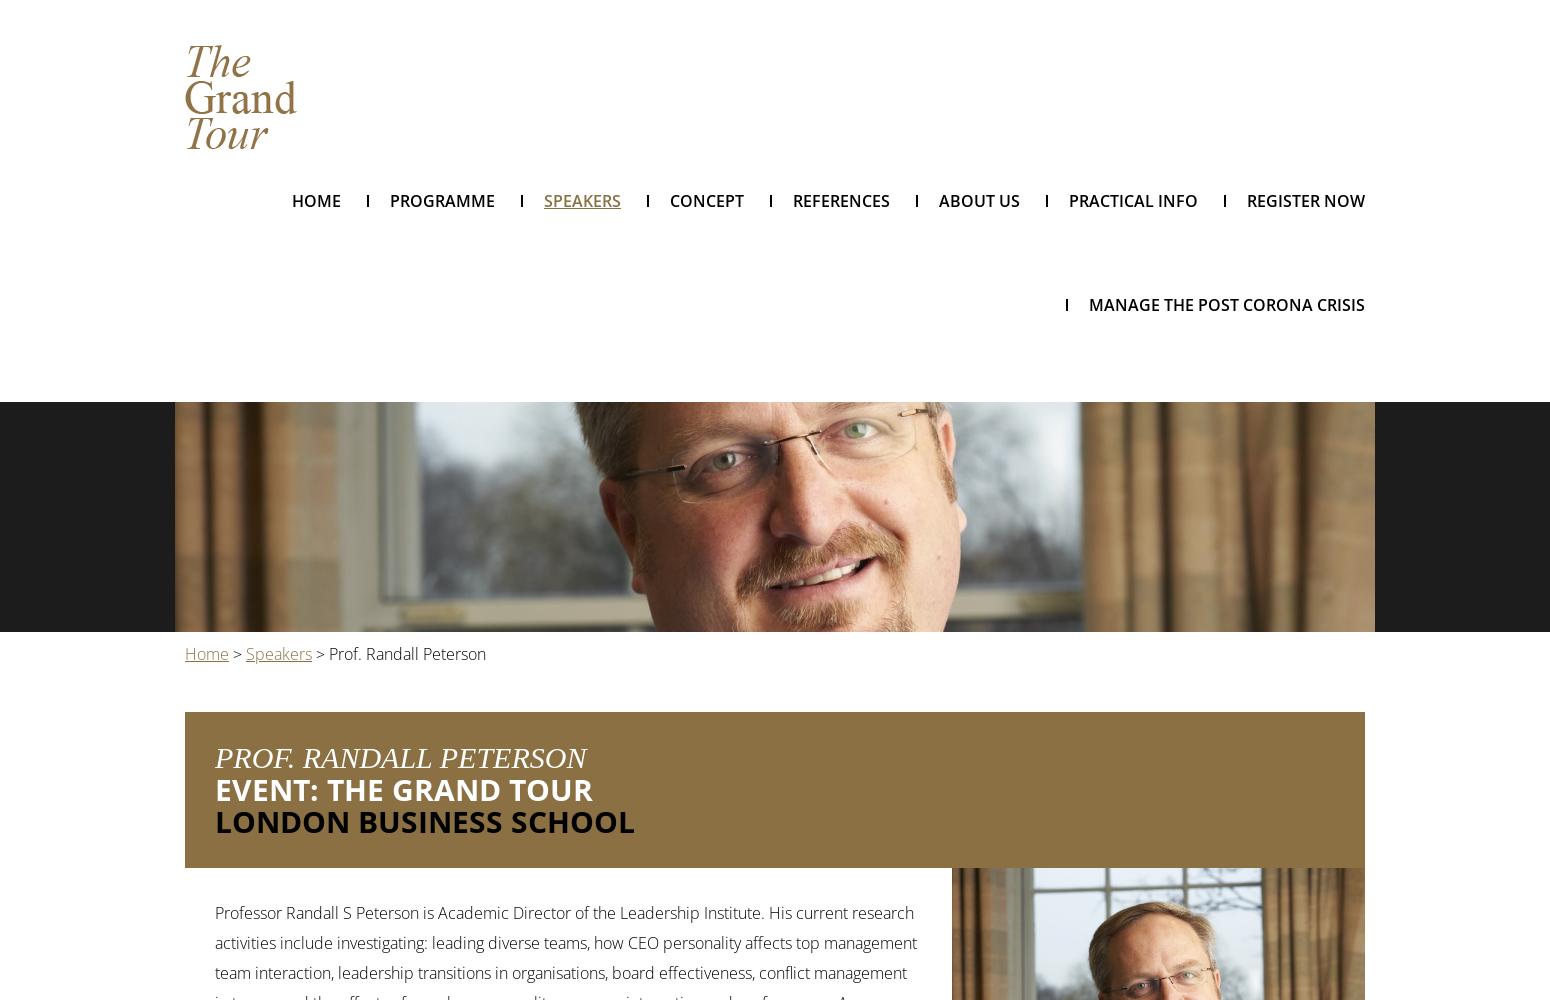 Image resolution: width=1550 pixels, height=1000 pixels. Describe the element at coordinates (1069, 200) in the screenshot. I see `'Practical info'` at that location.